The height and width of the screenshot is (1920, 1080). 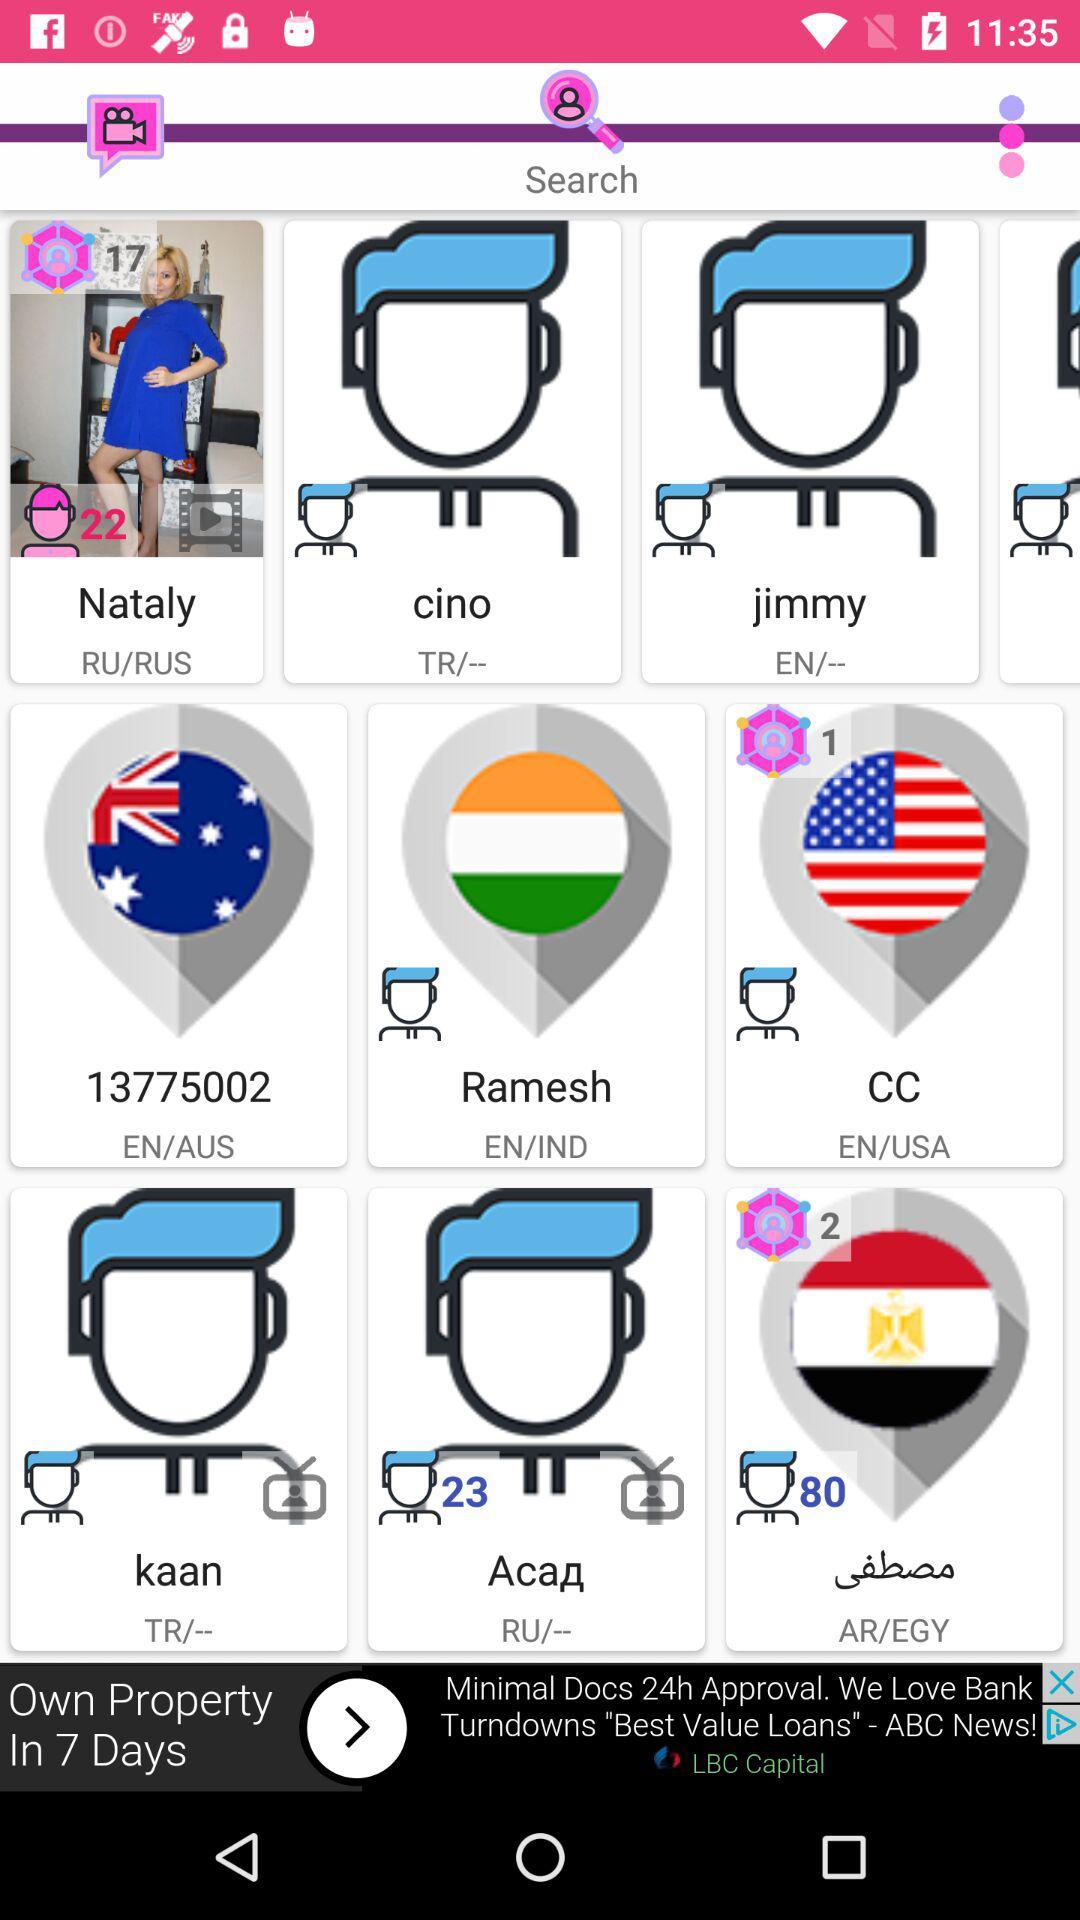 I want to click on advertisement, so click(x=177, y=872).